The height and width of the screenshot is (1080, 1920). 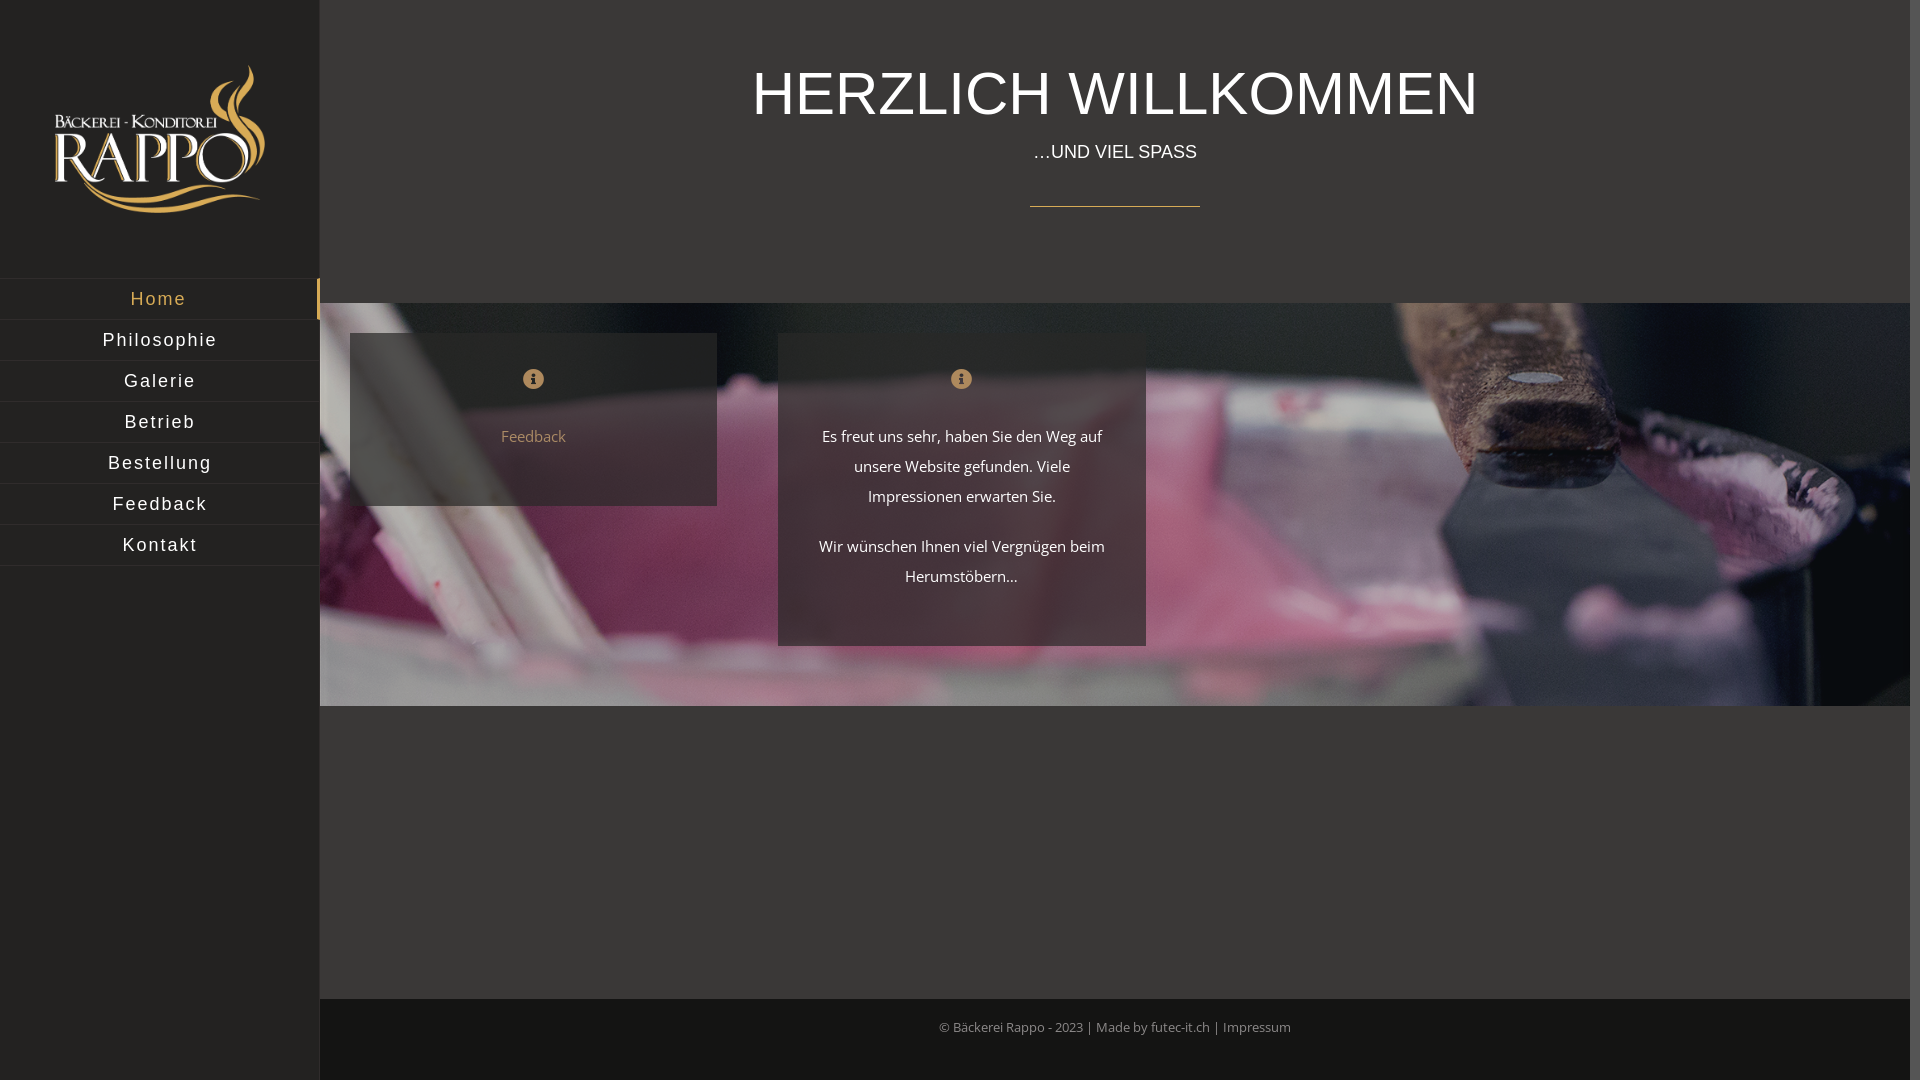 What do you see at coordinates (533, 434) in the screenshot?
I see `'Feedback'` at bounding box center [533, 434].